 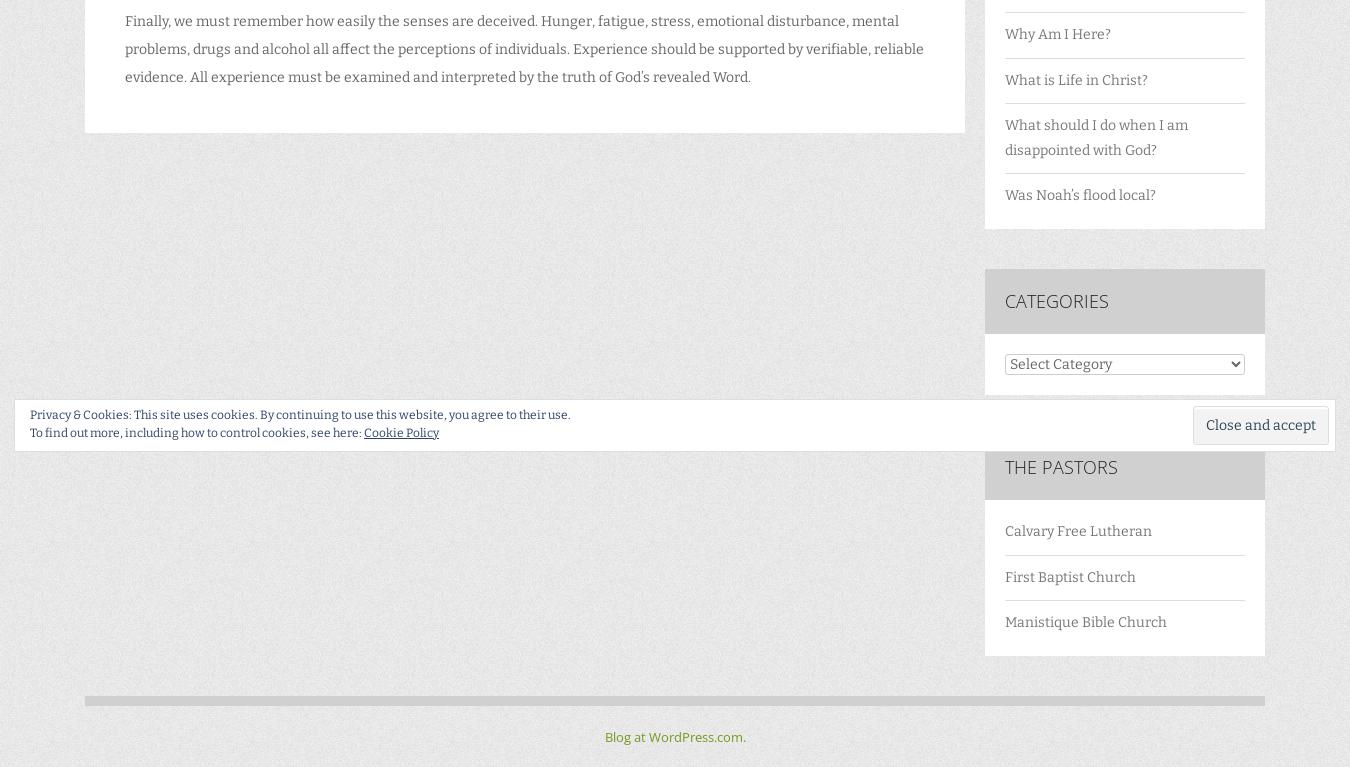 I want to click on 'What should I do when I am disappointed with God?', so click(x=1096, y=137).